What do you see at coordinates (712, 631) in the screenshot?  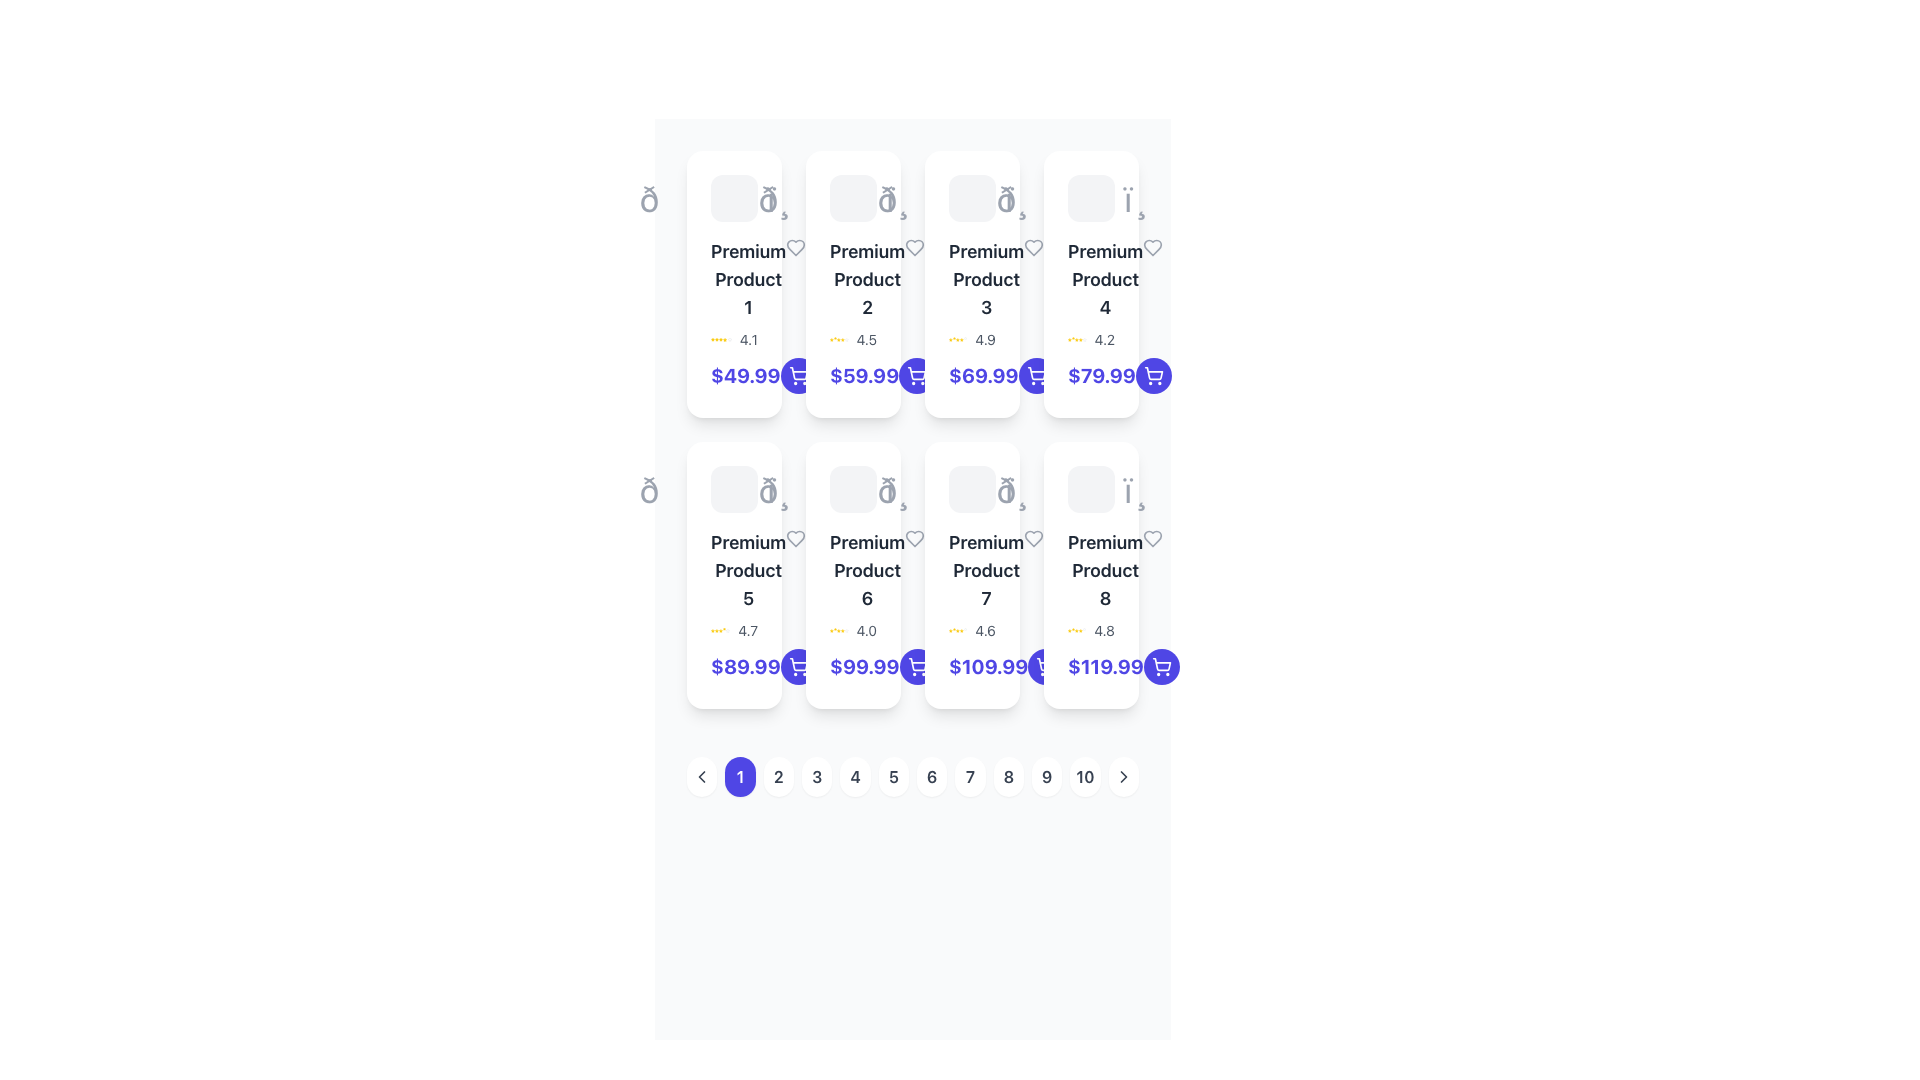 I see `first yellow star icon in the rating system, which indicates a score of 4.7 for the fifth product card in the second row` at bounding box center [712, 631].